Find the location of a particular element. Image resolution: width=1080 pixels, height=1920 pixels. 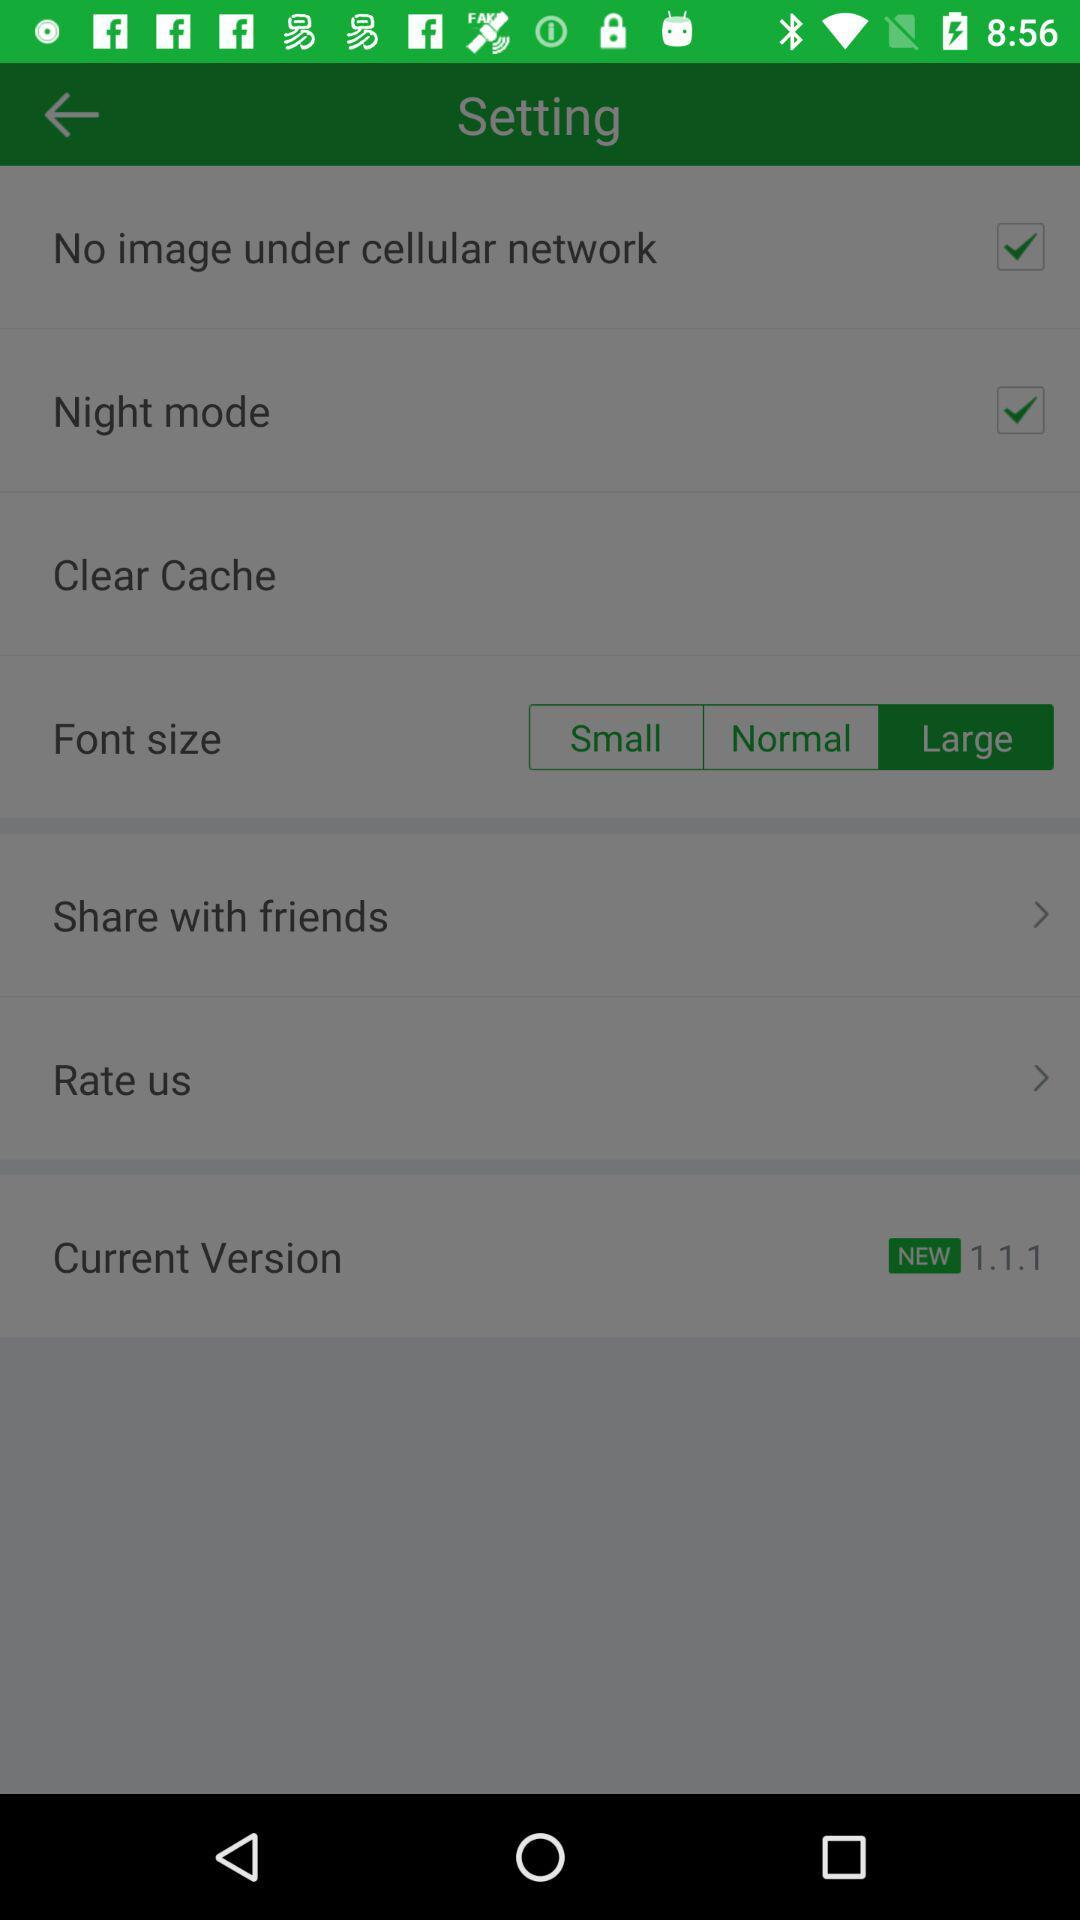

the item above share with friends item is located at coordinates (790, 736).